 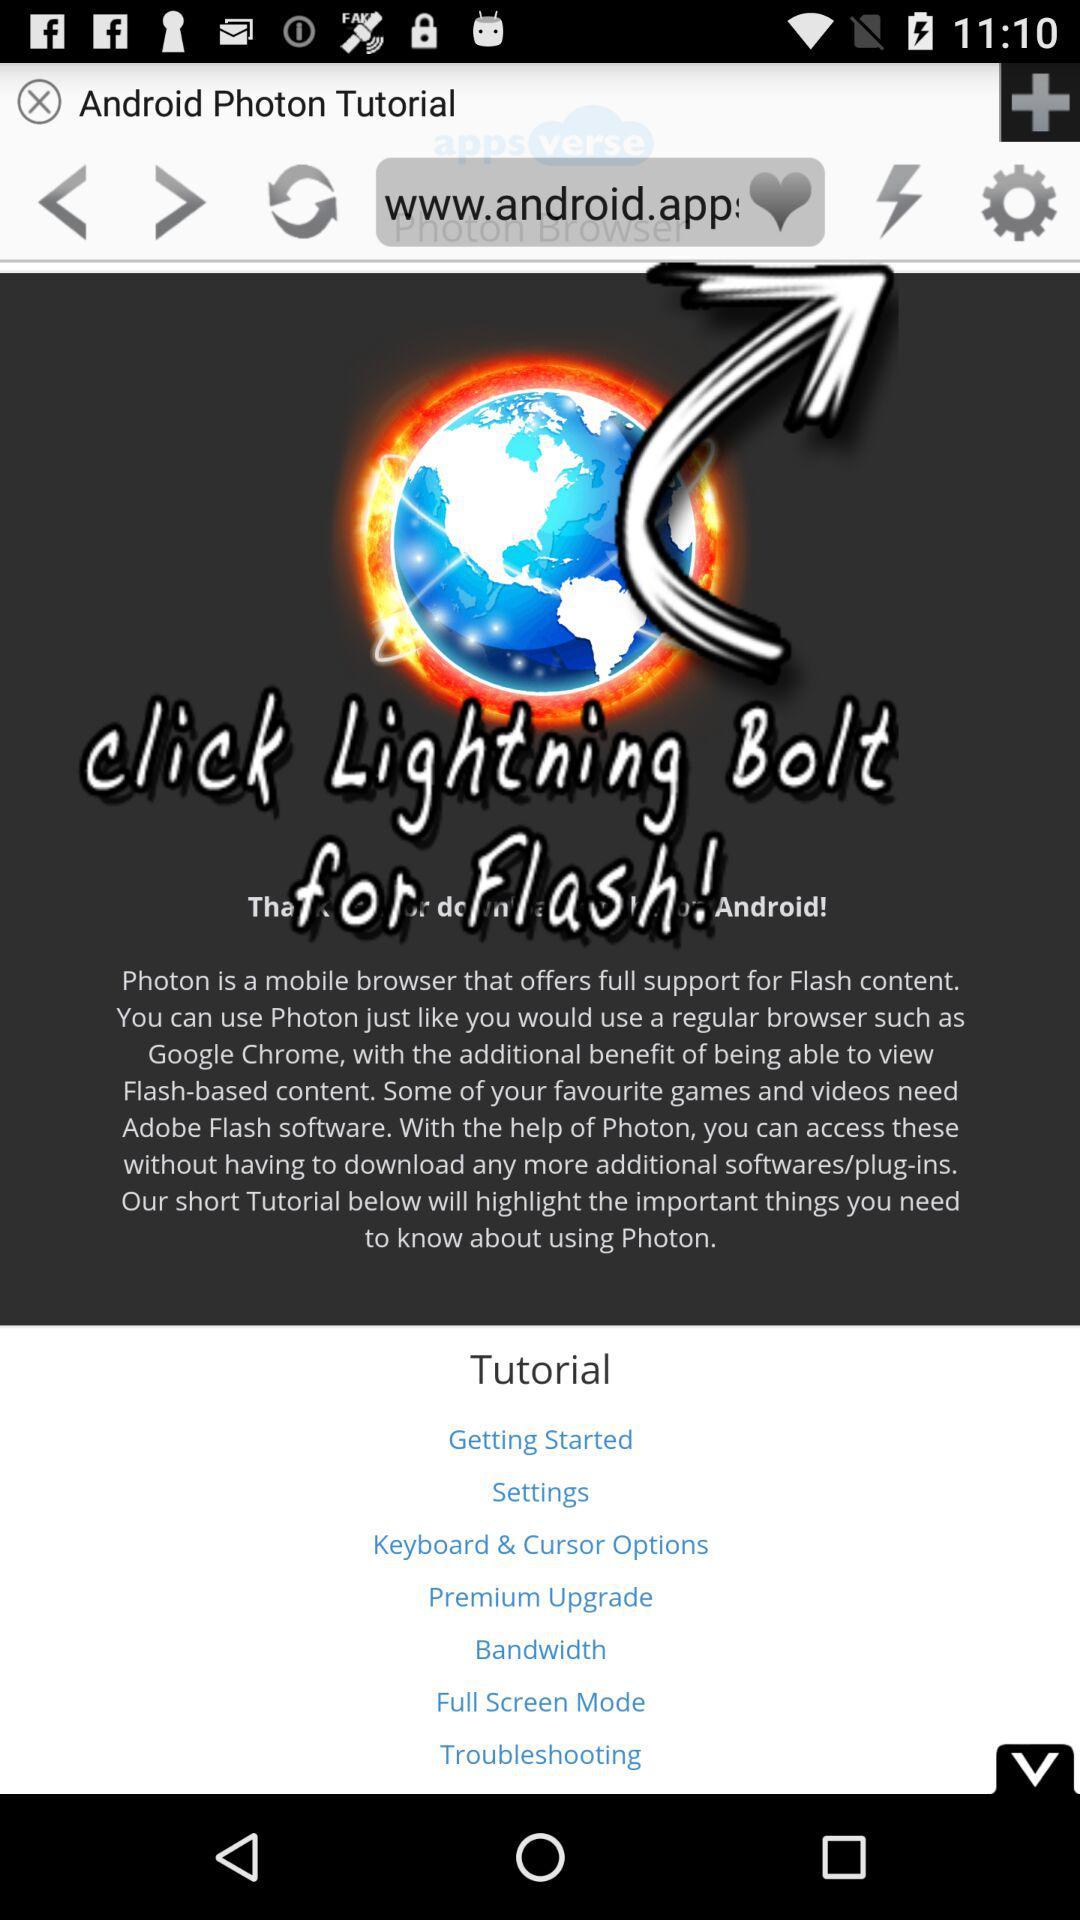 I want to click on the favorite icon, so click(x=779, y=216).